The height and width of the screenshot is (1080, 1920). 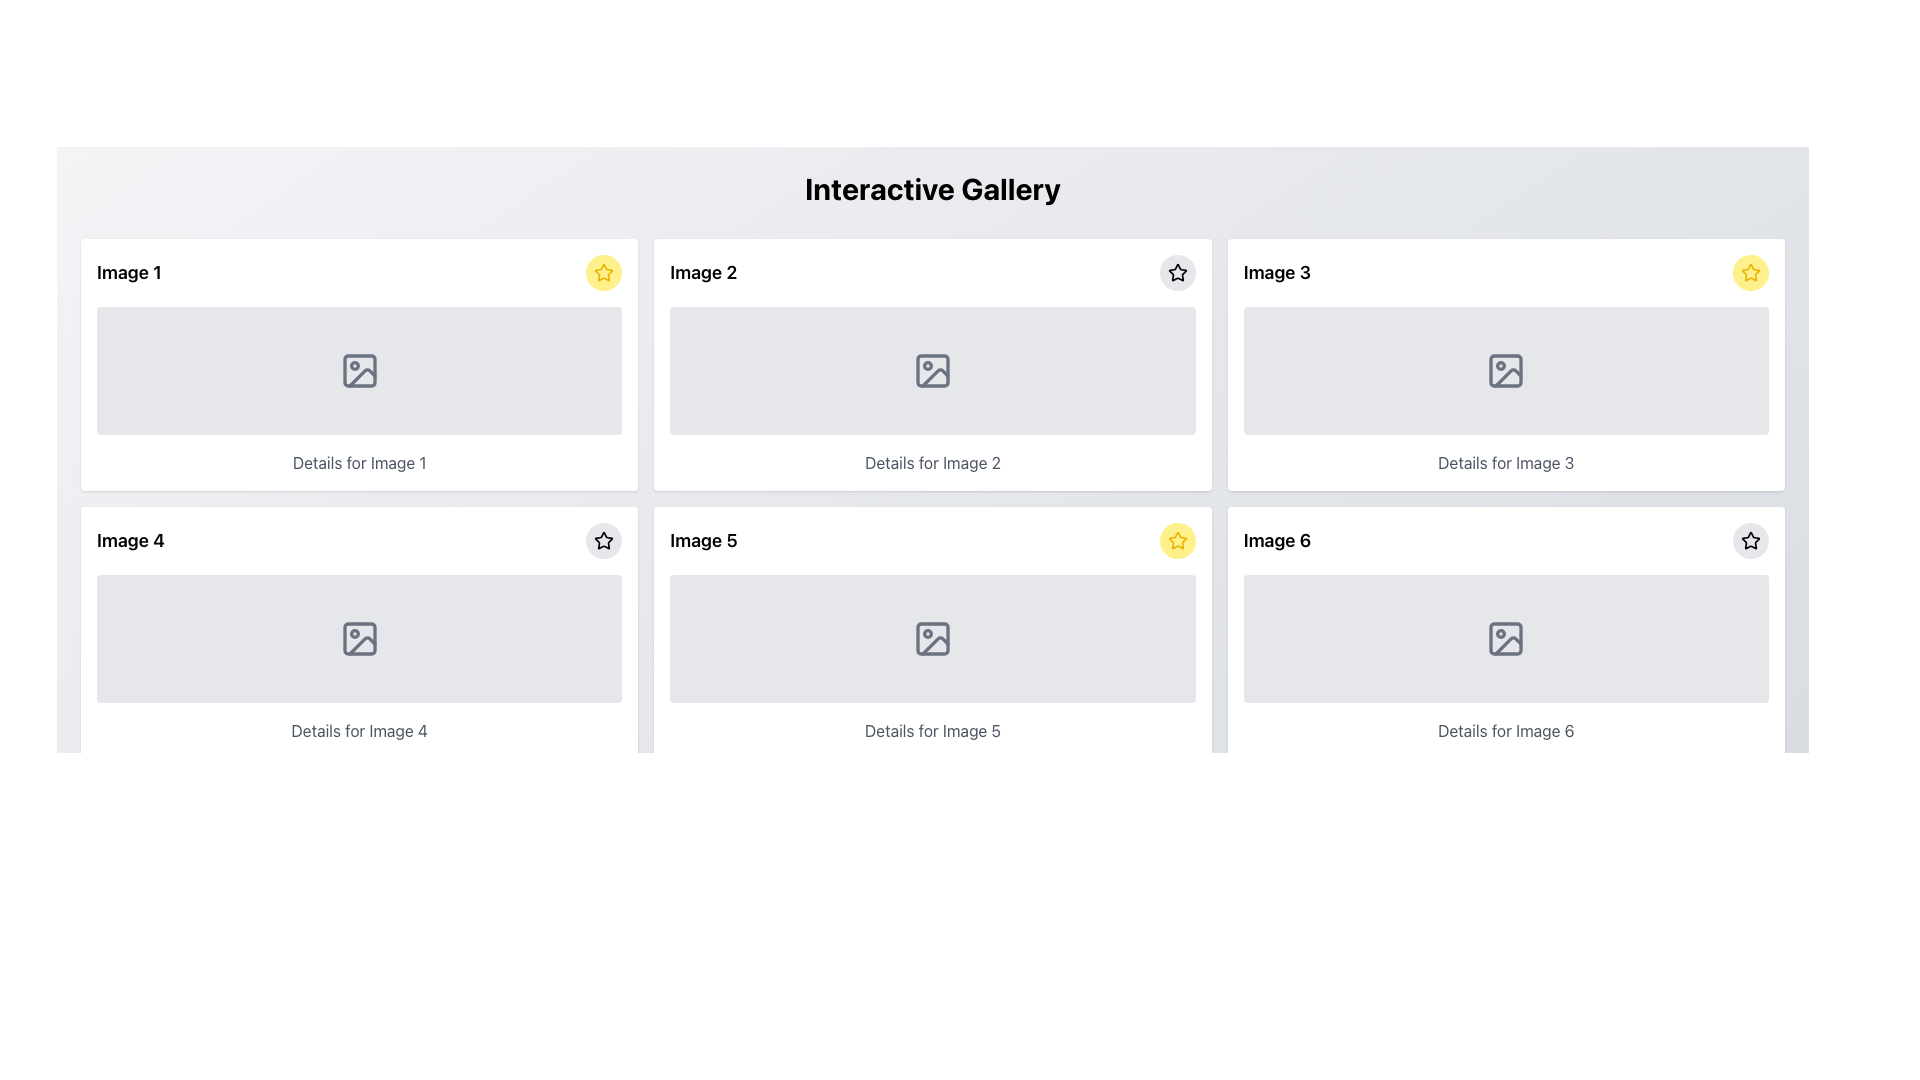 What do you see at coordinates (1177, 540) in the screenshot?
I see `the button located in the top-right corner of the 'Image 5' section` at bounding box center [1177, 540].